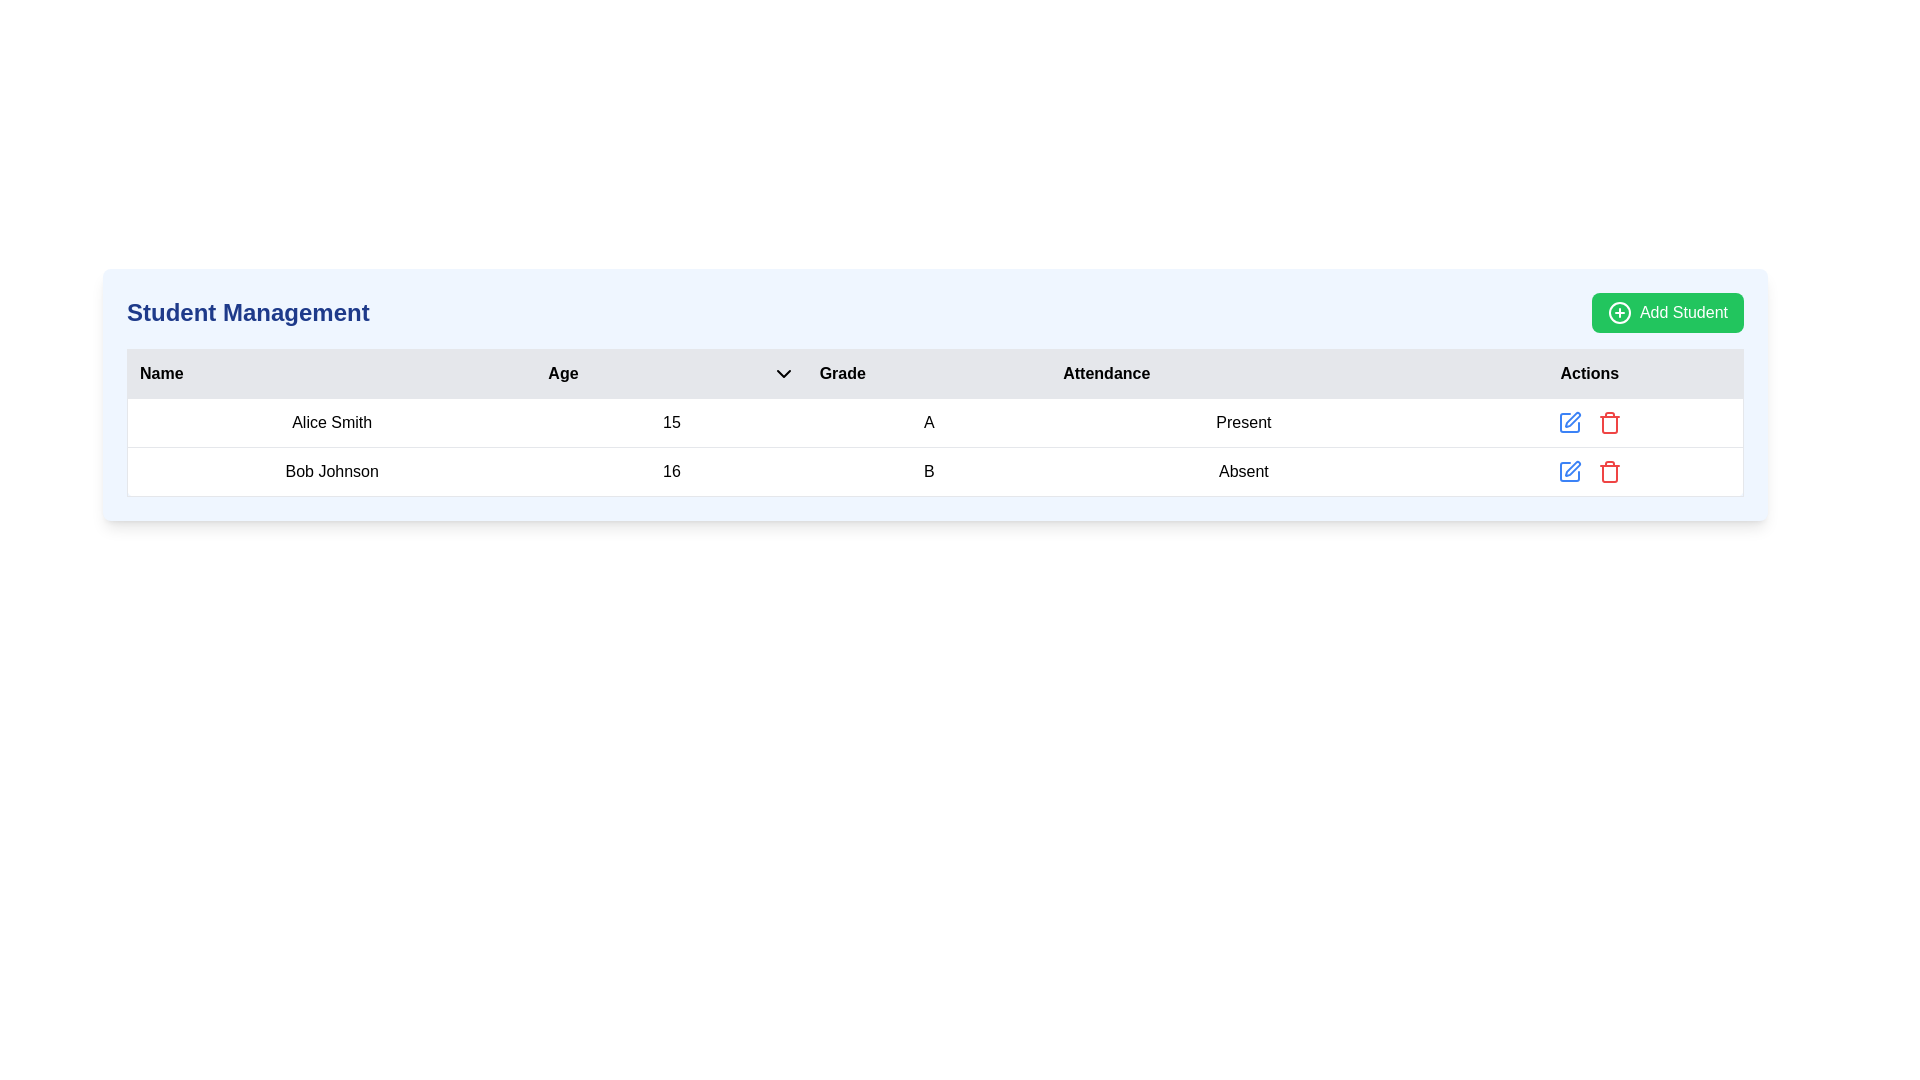 The height and width of the screenshot is (1080, 1920). Describe the element at coordinates (928, 471) in the screenshot. I see `the static text displaying the grade 'B' for the student 'Bob Johnson' in the 'Grade' column of the table` at that location.